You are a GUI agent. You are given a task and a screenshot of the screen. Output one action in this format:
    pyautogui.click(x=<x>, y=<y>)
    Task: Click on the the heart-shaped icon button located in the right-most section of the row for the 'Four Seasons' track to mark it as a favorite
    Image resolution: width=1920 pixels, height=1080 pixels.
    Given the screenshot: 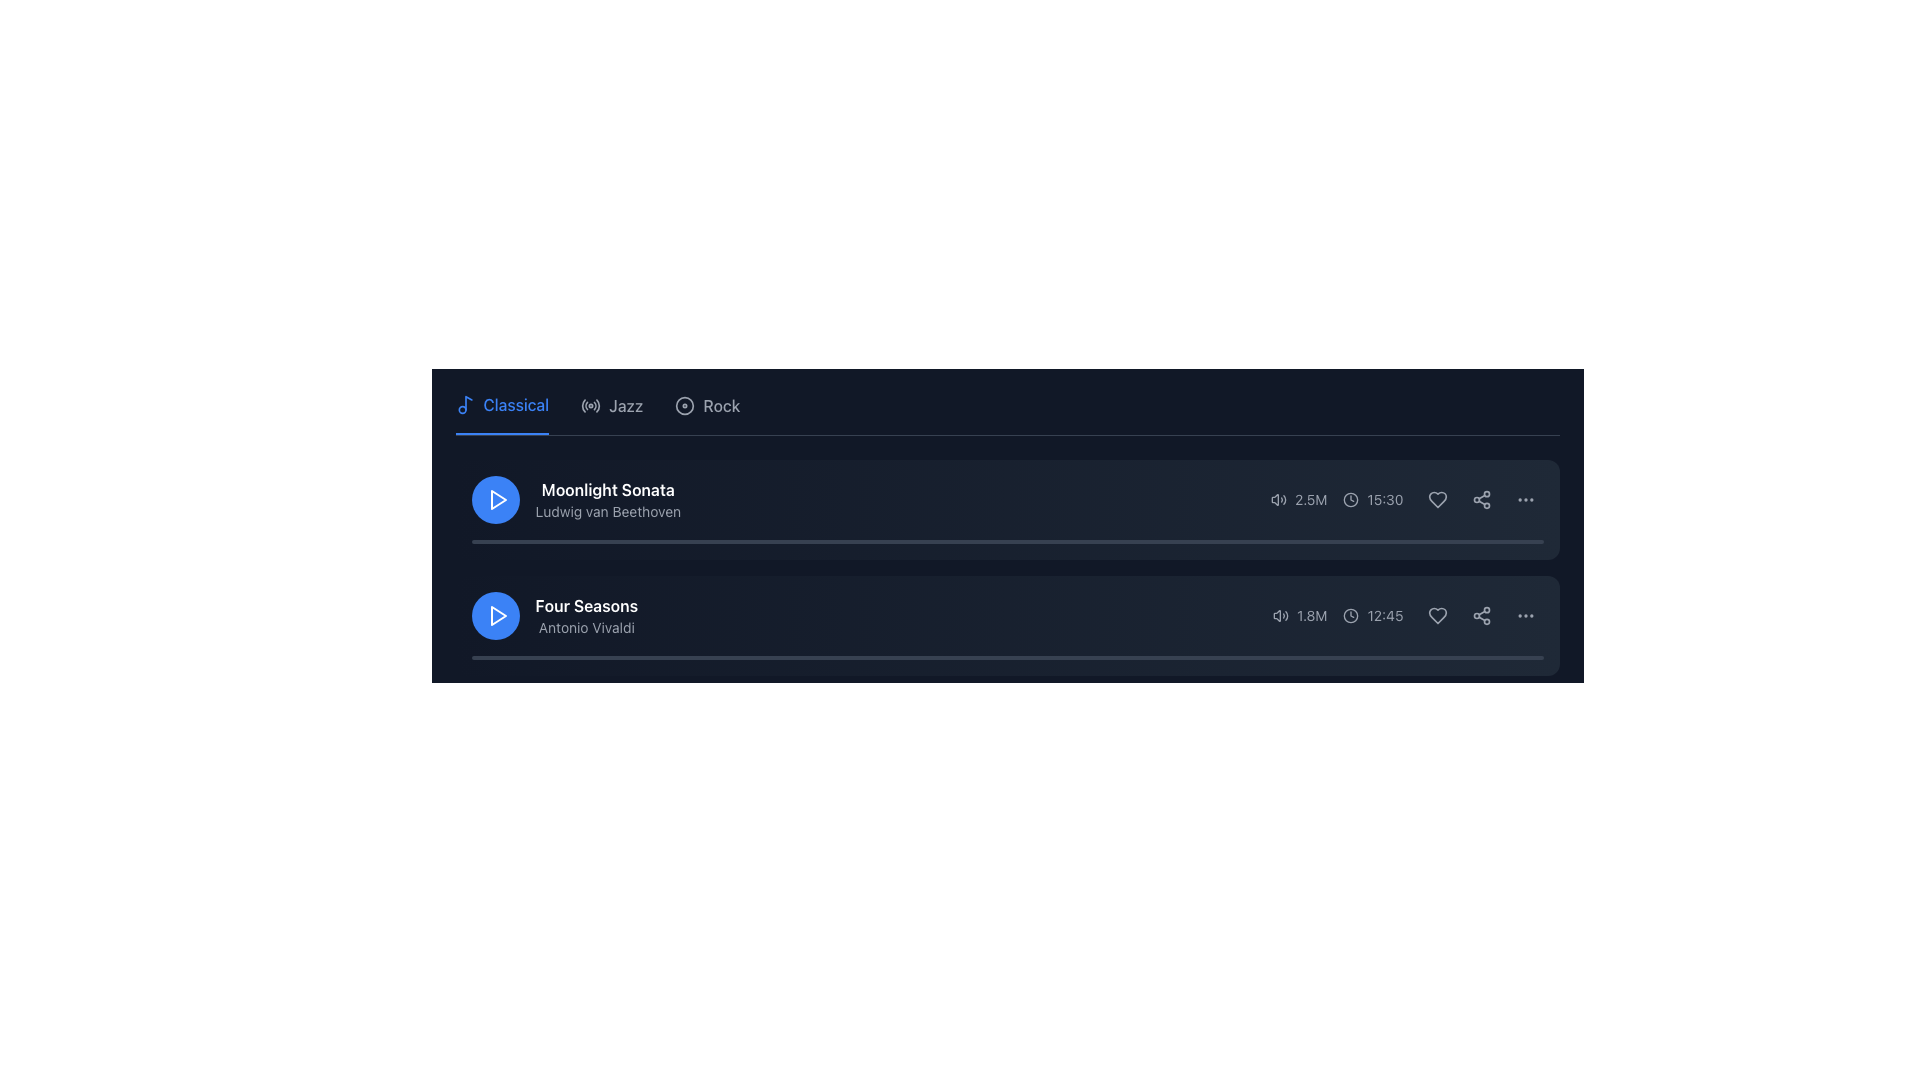 What is the action you would take?
    pyautogui.click(x=1436, y=615)
    